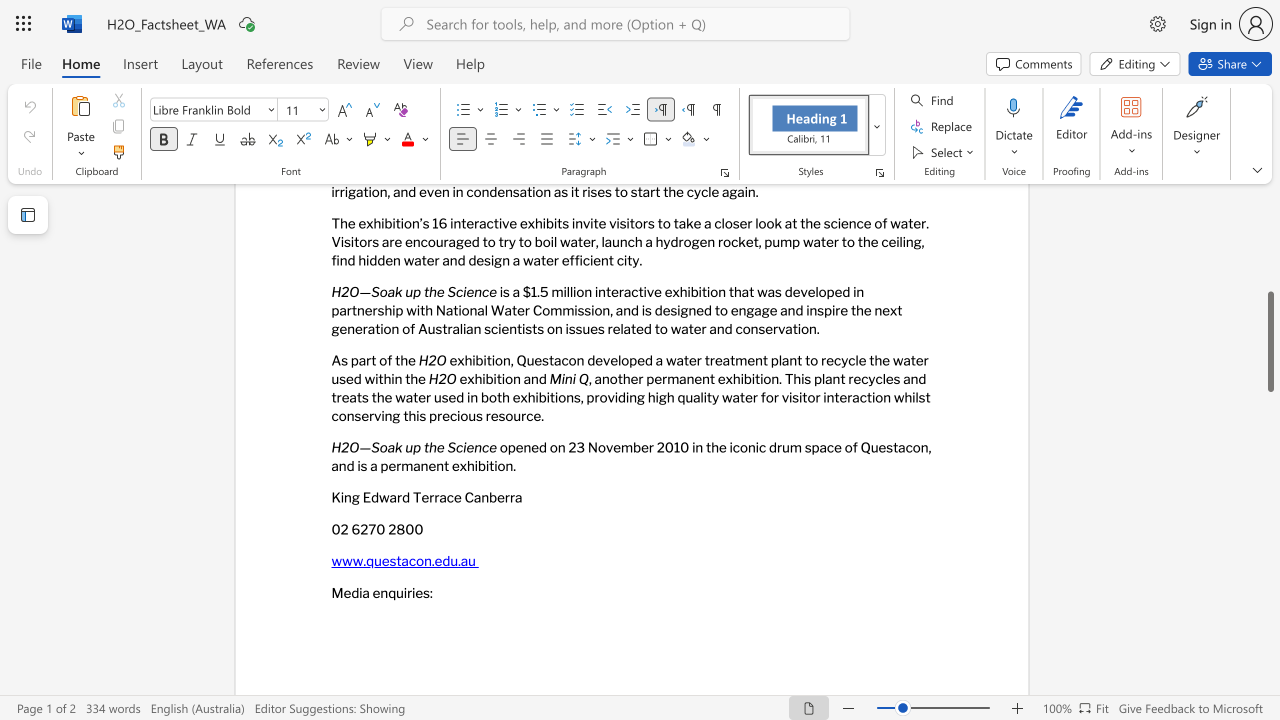 The width and height of the screenshot is (1280, 720). I want to click on the scrollbar and move up 40 pixels, so click(1269, 341).